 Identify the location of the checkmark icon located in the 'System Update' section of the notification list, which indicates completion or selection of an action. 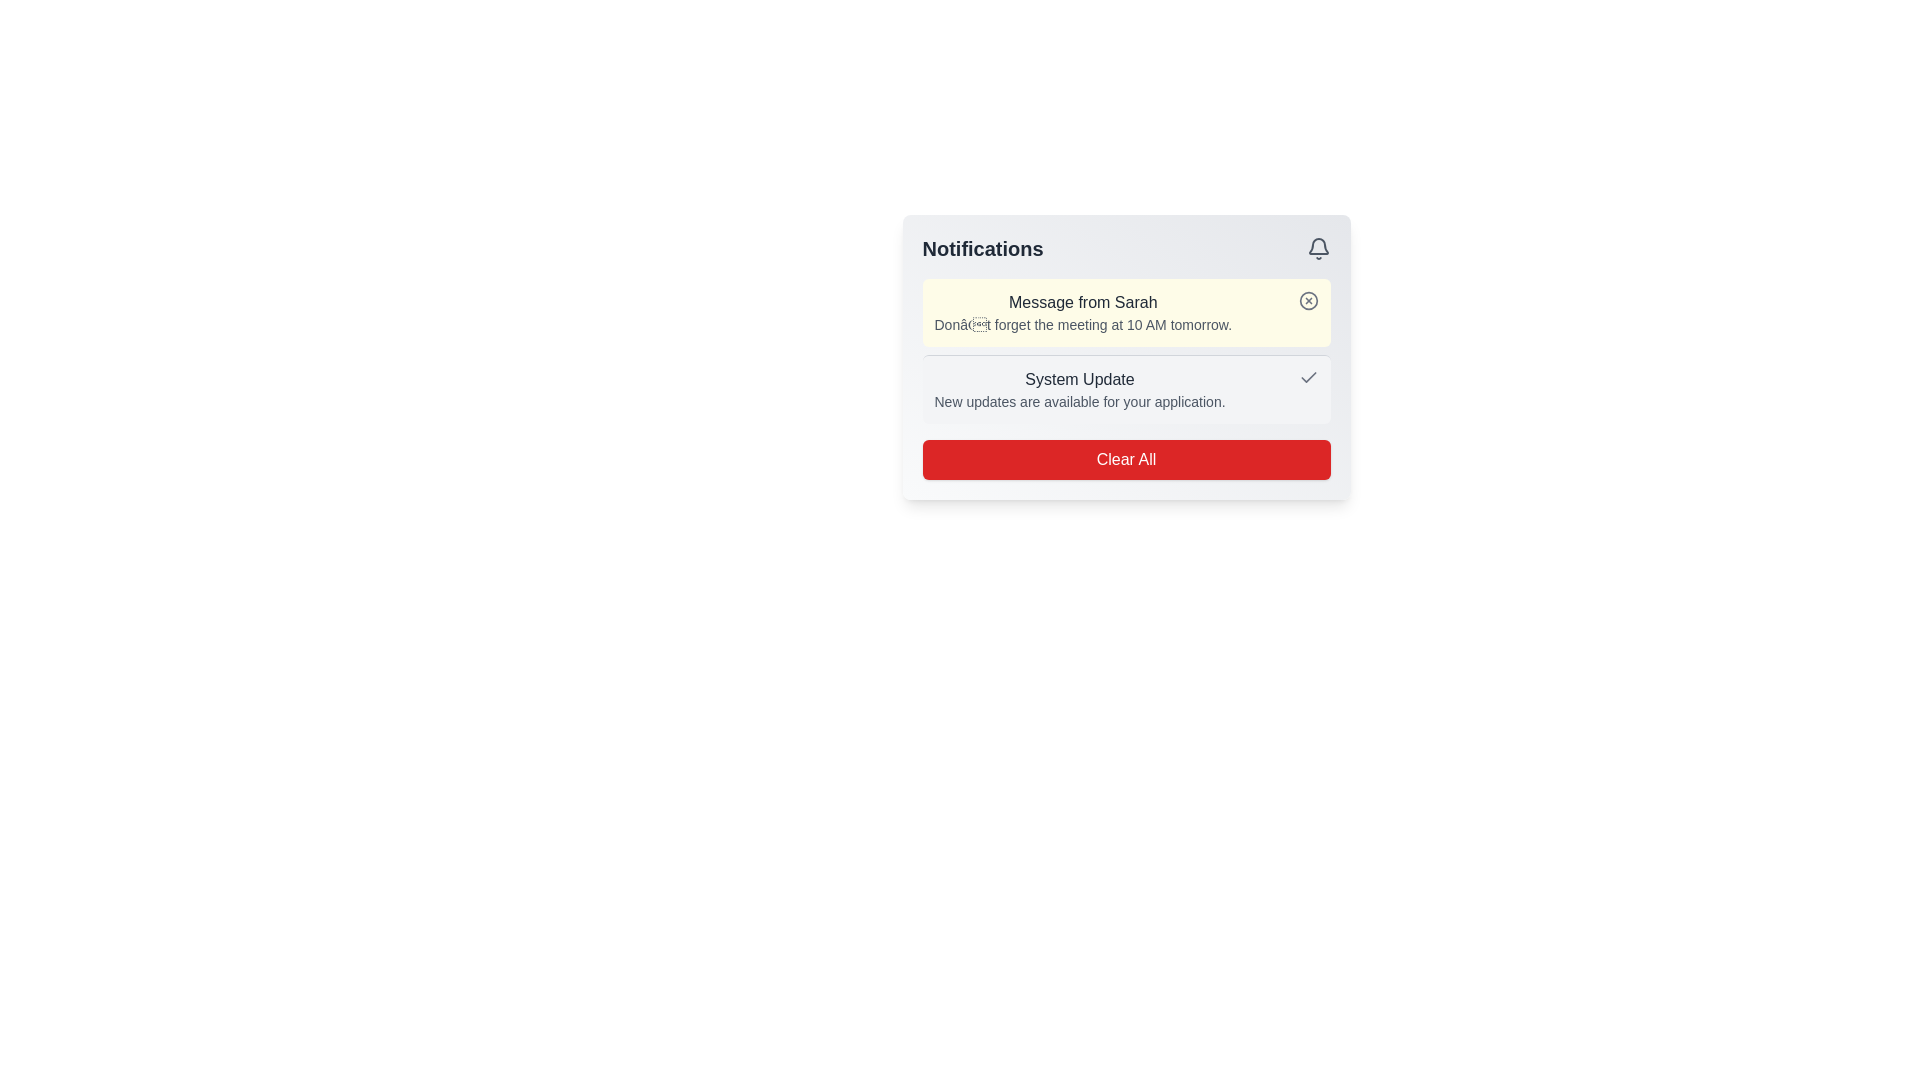
(1308, 377).